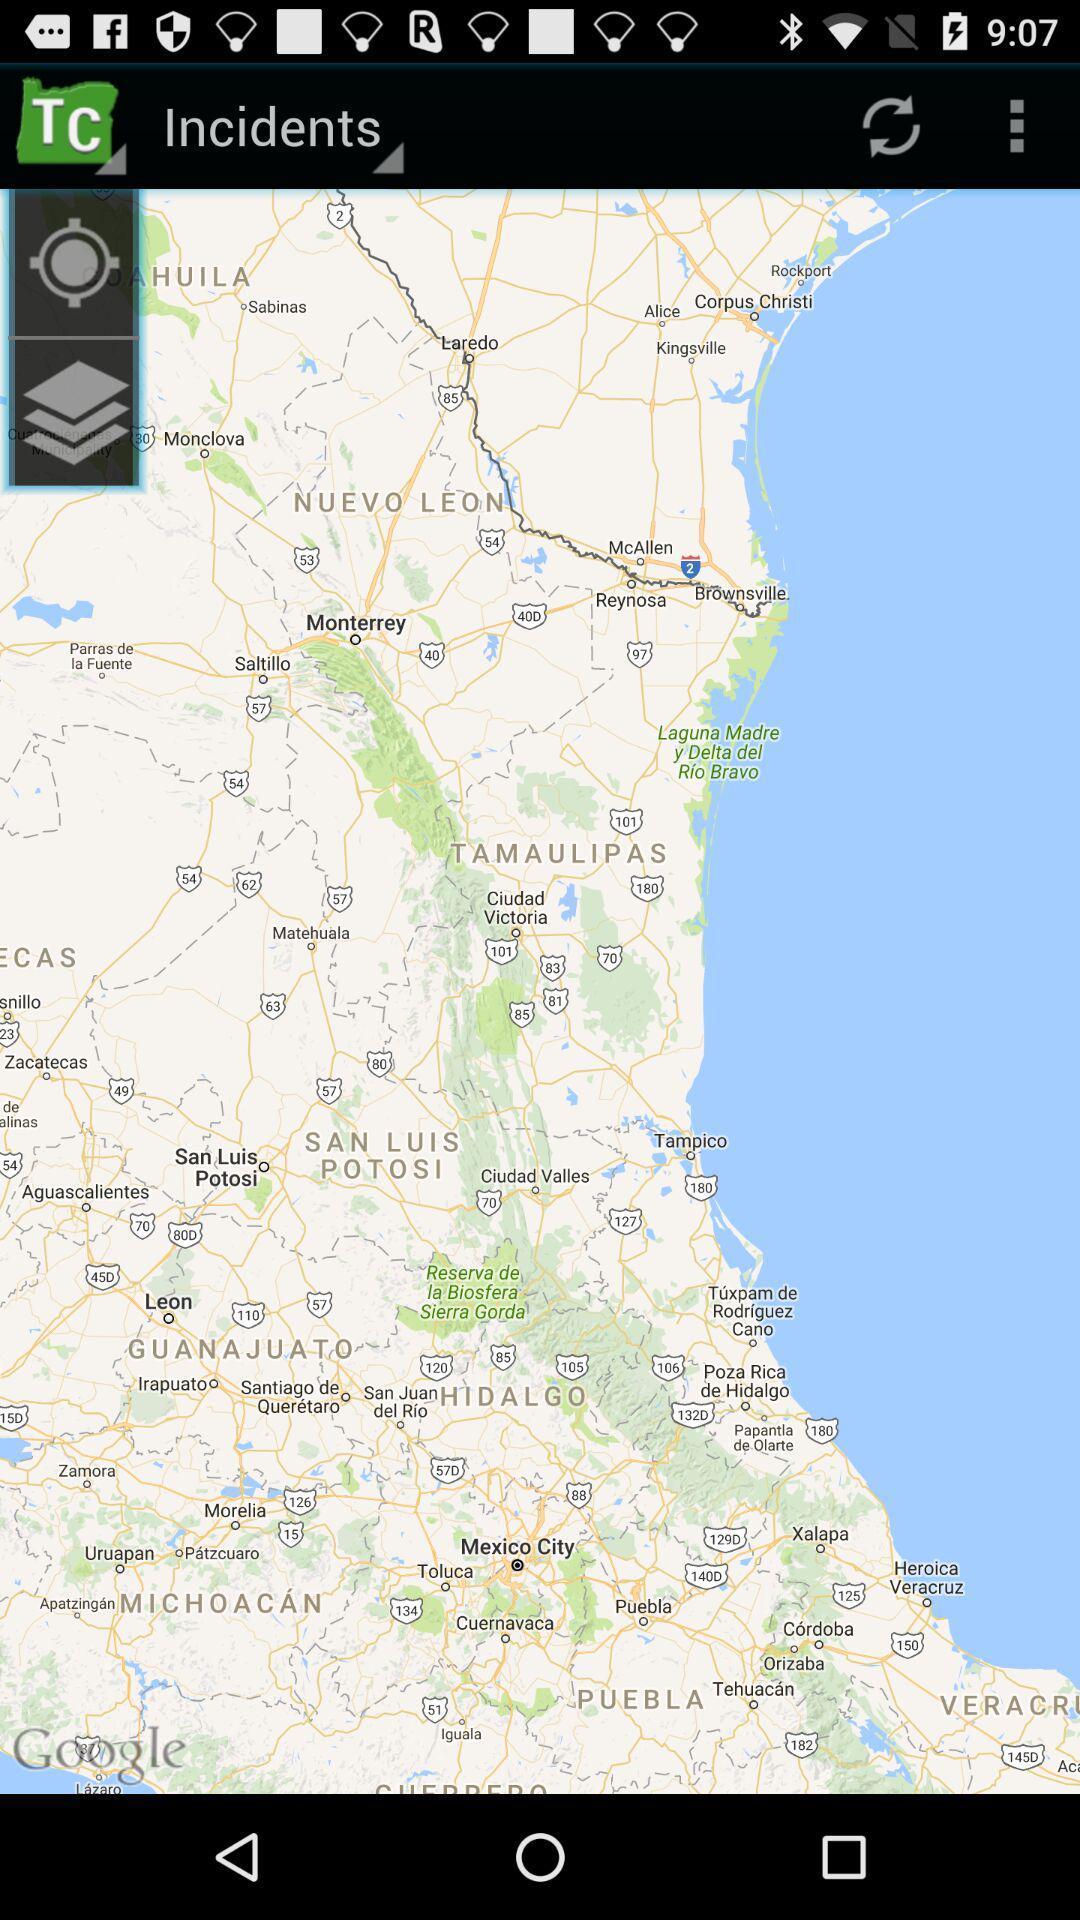 This screenshot has height=1920, width=1080. I want to click on item to the left of incidents app, so click(72, 261).